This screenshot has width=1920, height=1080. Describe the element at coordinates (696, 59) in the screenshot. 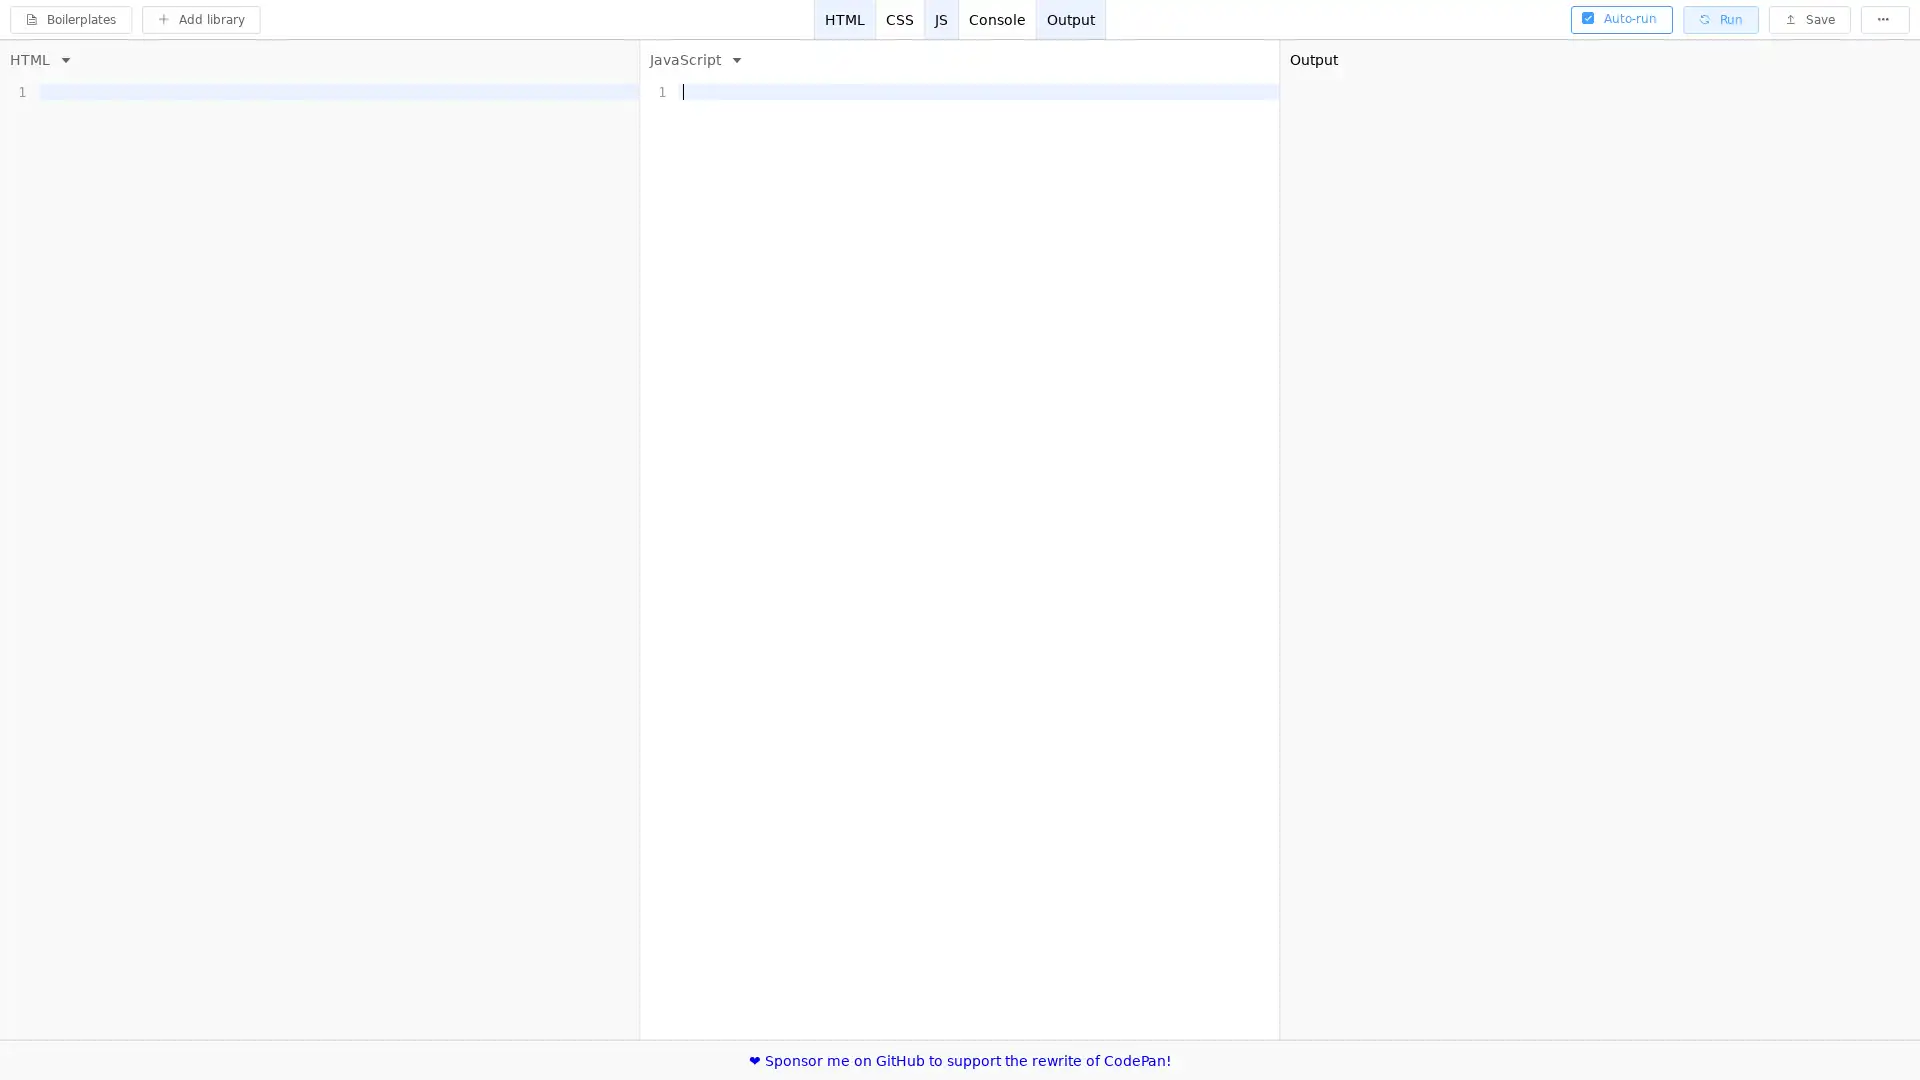

I see `JavaScript` at that location.